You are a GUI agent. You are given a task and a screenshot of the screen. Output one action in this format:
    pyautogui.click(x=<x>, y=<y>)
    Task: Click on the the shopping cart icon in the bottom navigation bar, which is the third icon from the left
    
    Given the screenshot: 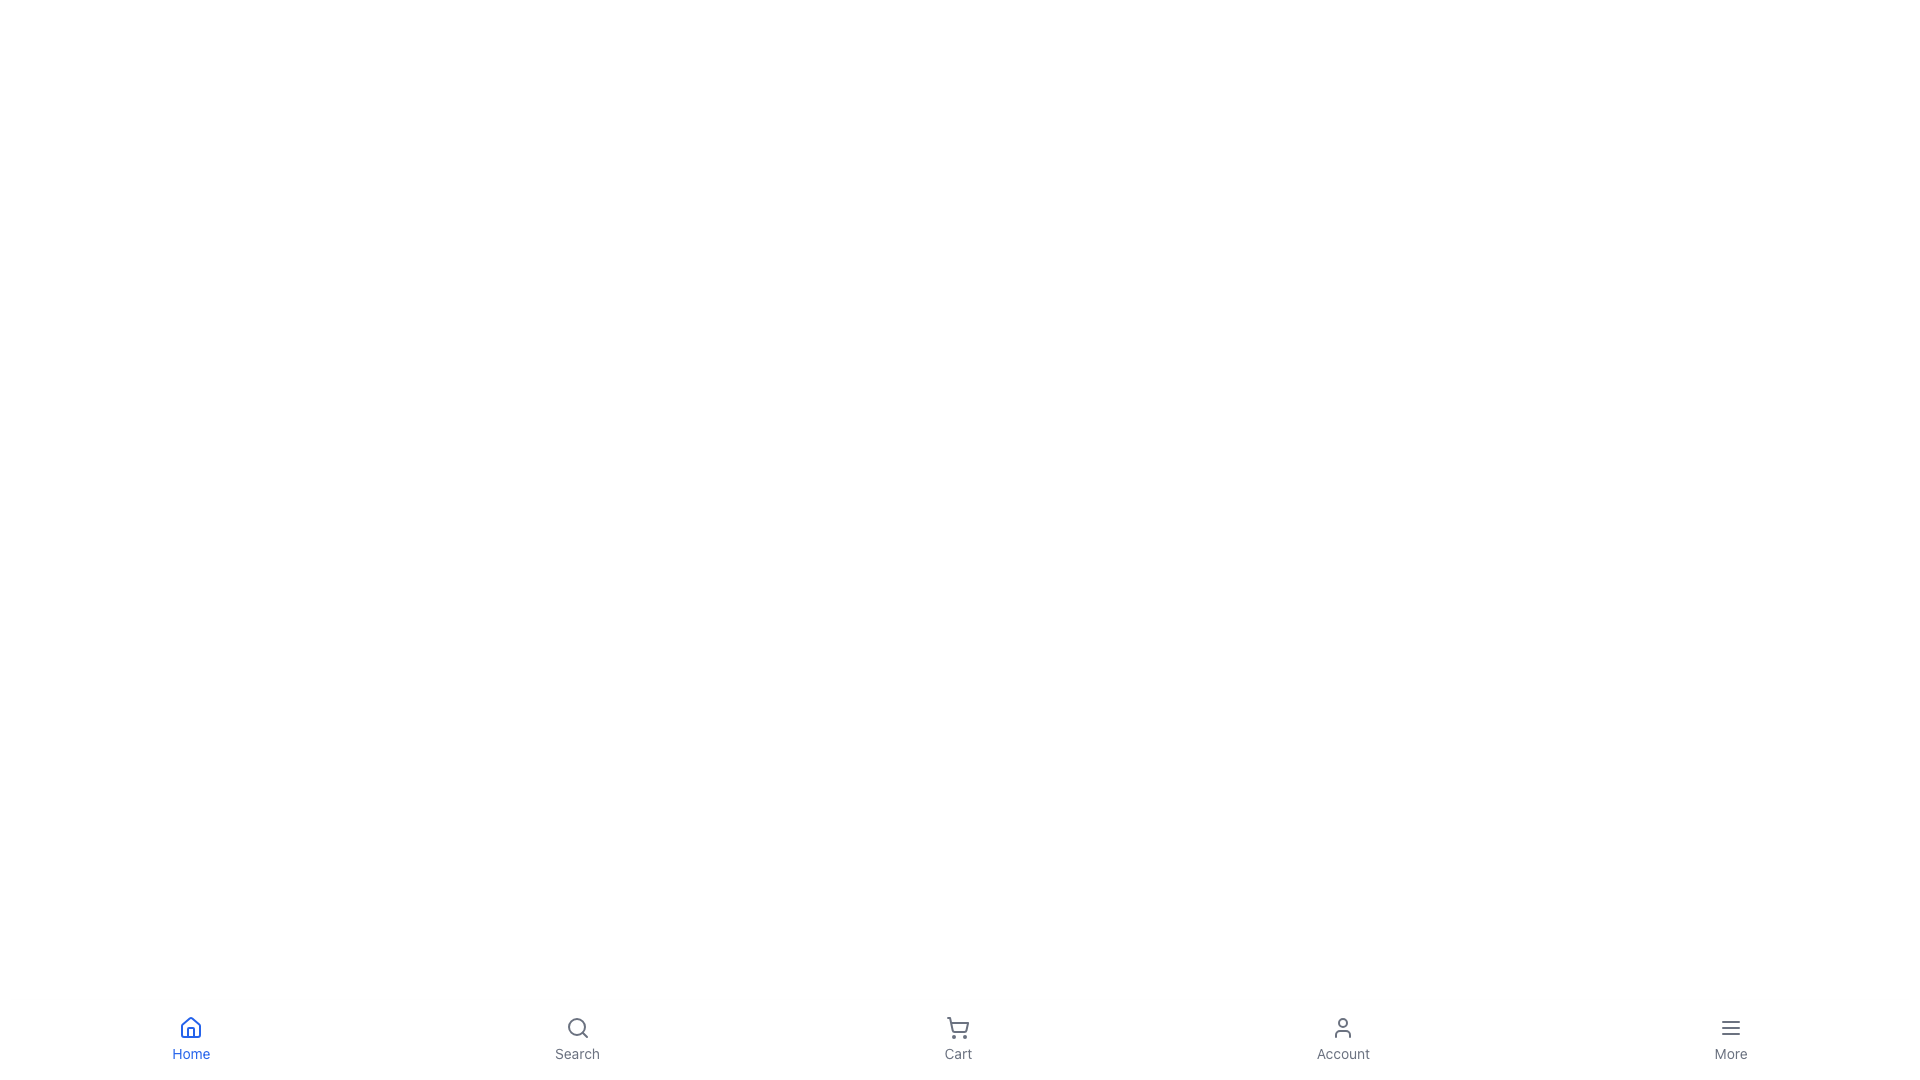 What is the action you would take?
    pyautogui.click(x=957, y=1025)
    